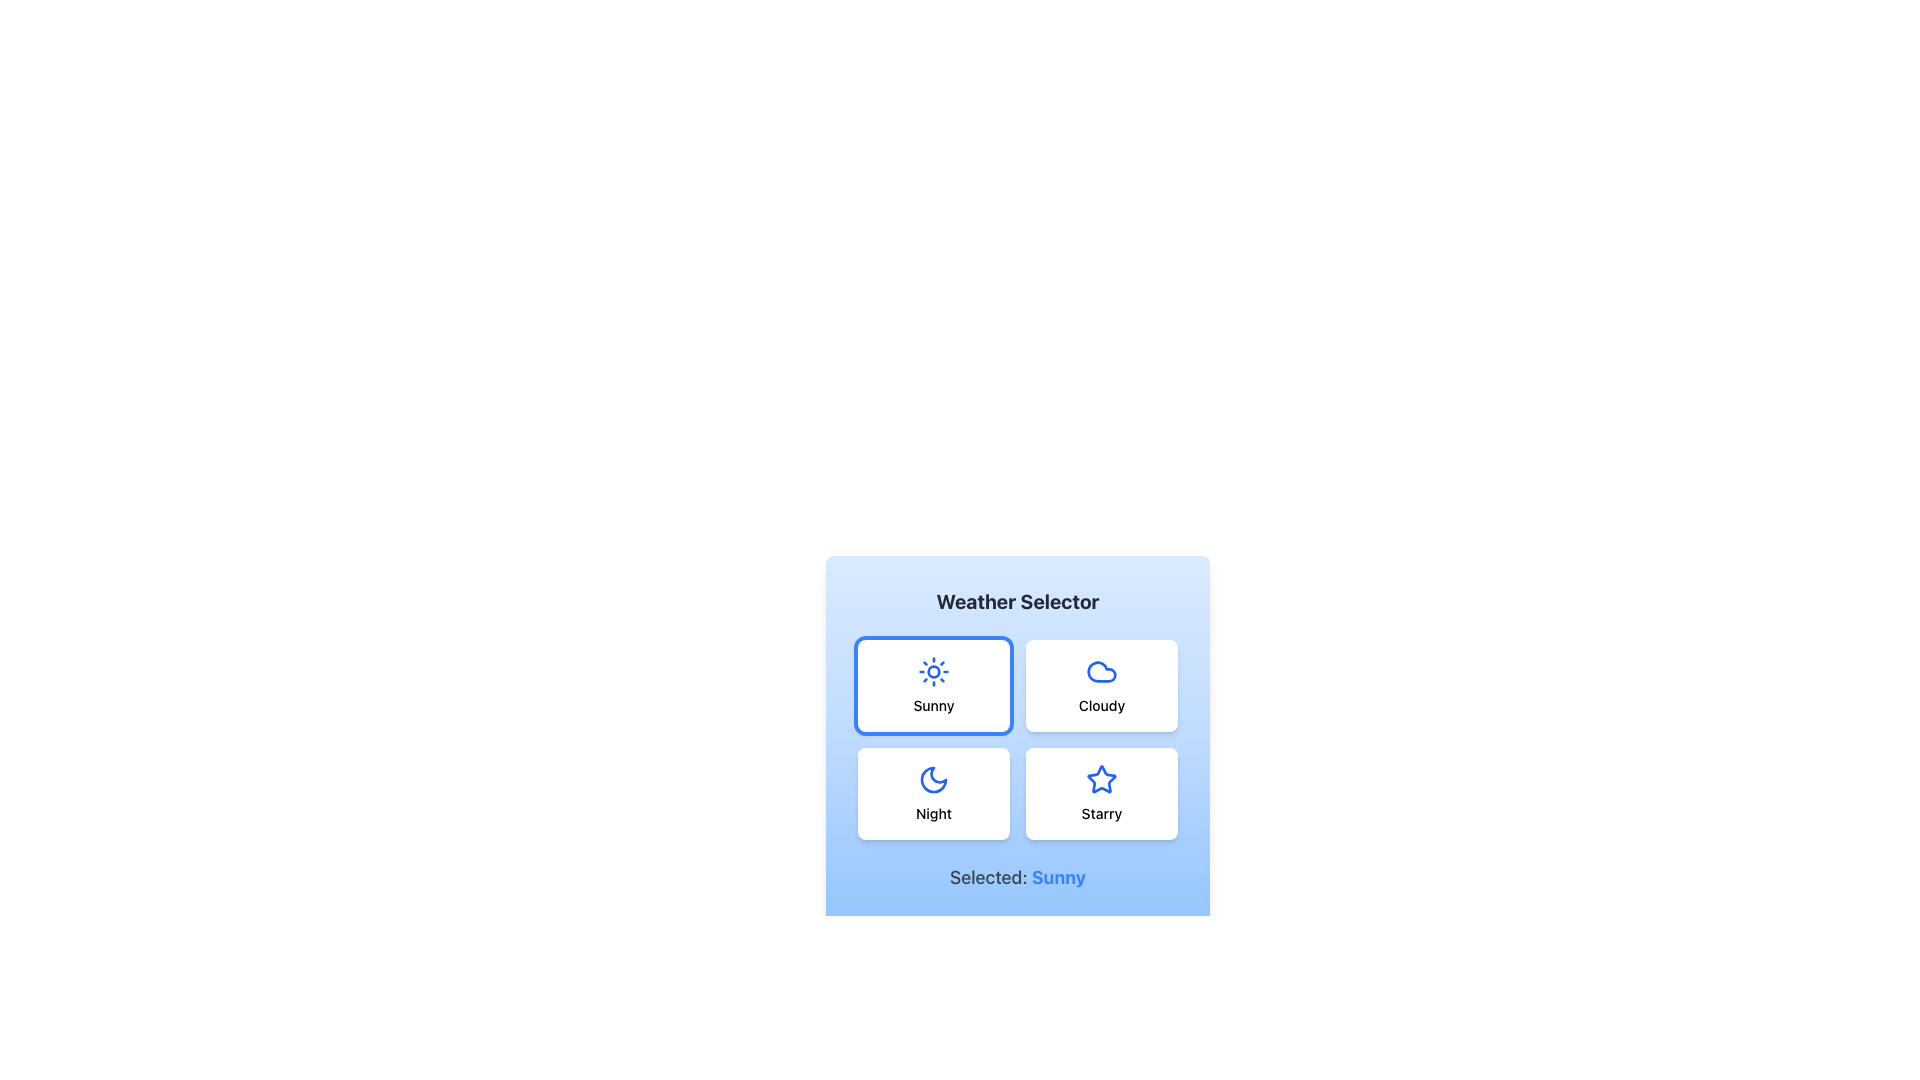  What do you see at coordinates (1101, 793) in the screenshot?
I see `the 'Starry' button, which is a white button with rounded corners and a blue star icon, located at the bottom-right position of a 2x2 grid of weather option buttons` at bounding box center [1101, 793].